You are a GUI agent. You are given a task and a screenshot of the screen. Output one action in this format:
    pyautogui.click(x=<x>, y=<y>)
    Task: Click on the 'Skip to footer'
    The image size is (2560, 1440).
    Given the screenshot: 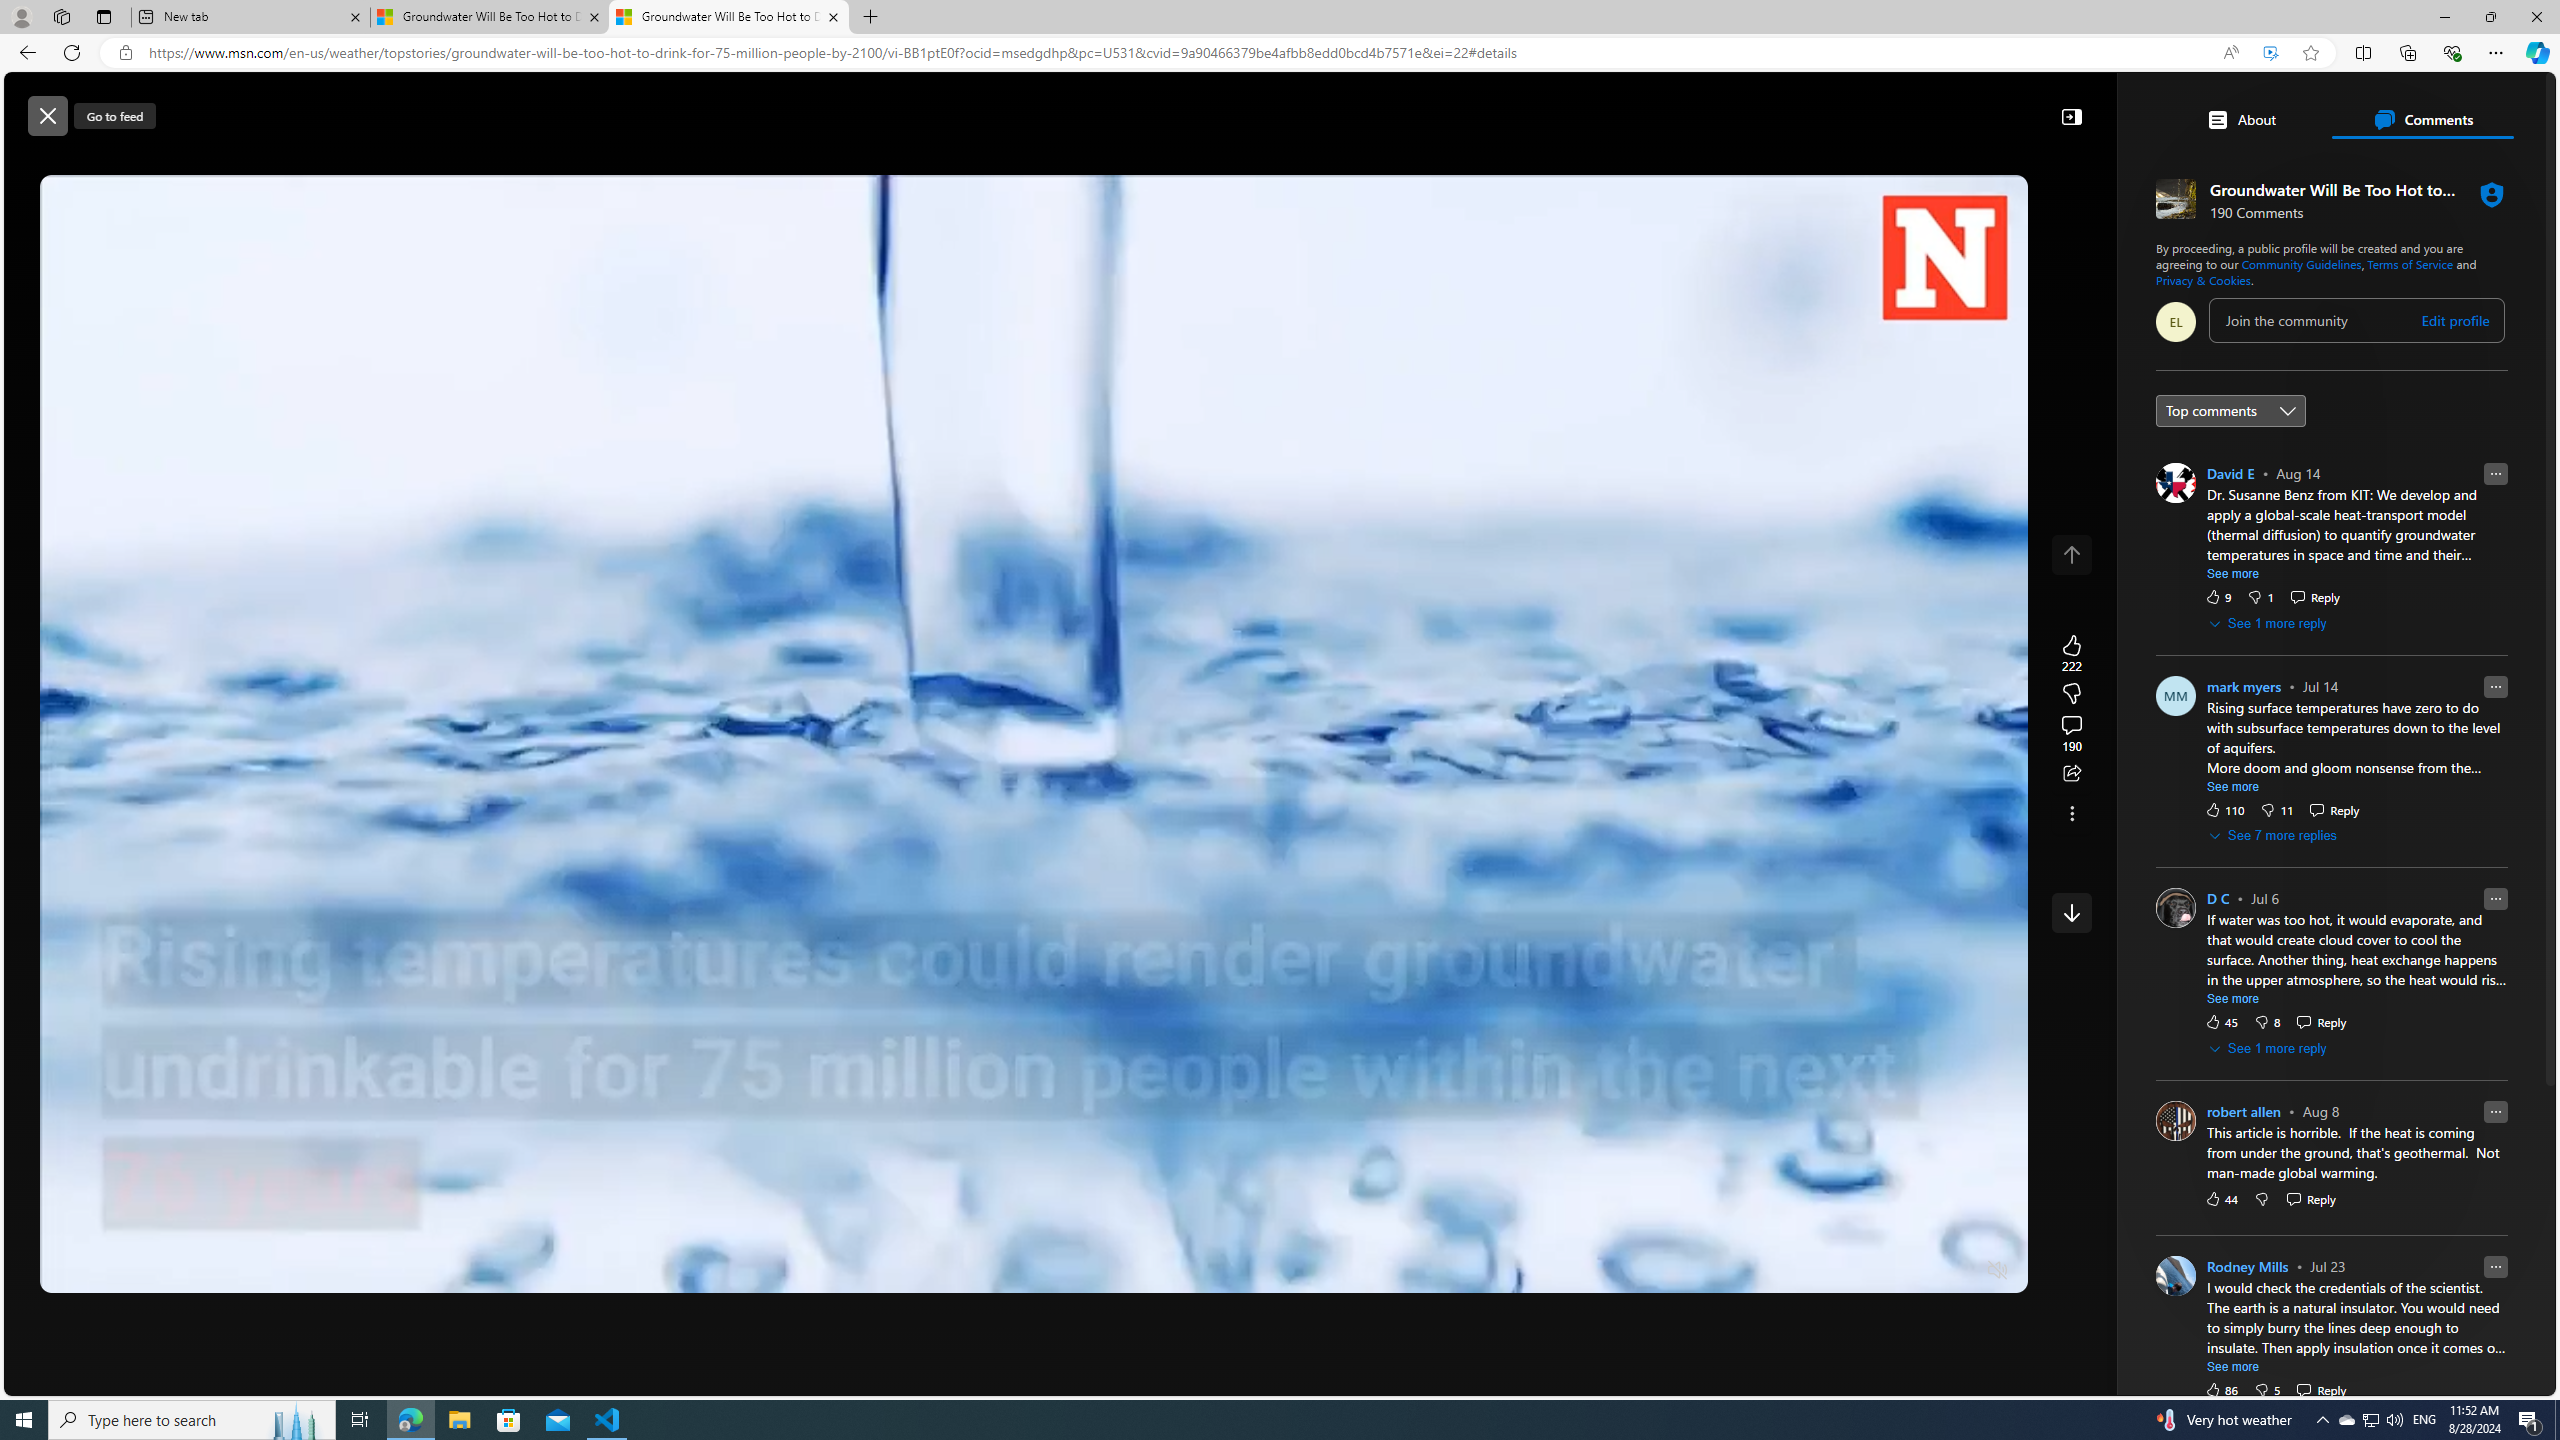 What is the action you would take?
    pyautogui.click(x=81, y=104)
    